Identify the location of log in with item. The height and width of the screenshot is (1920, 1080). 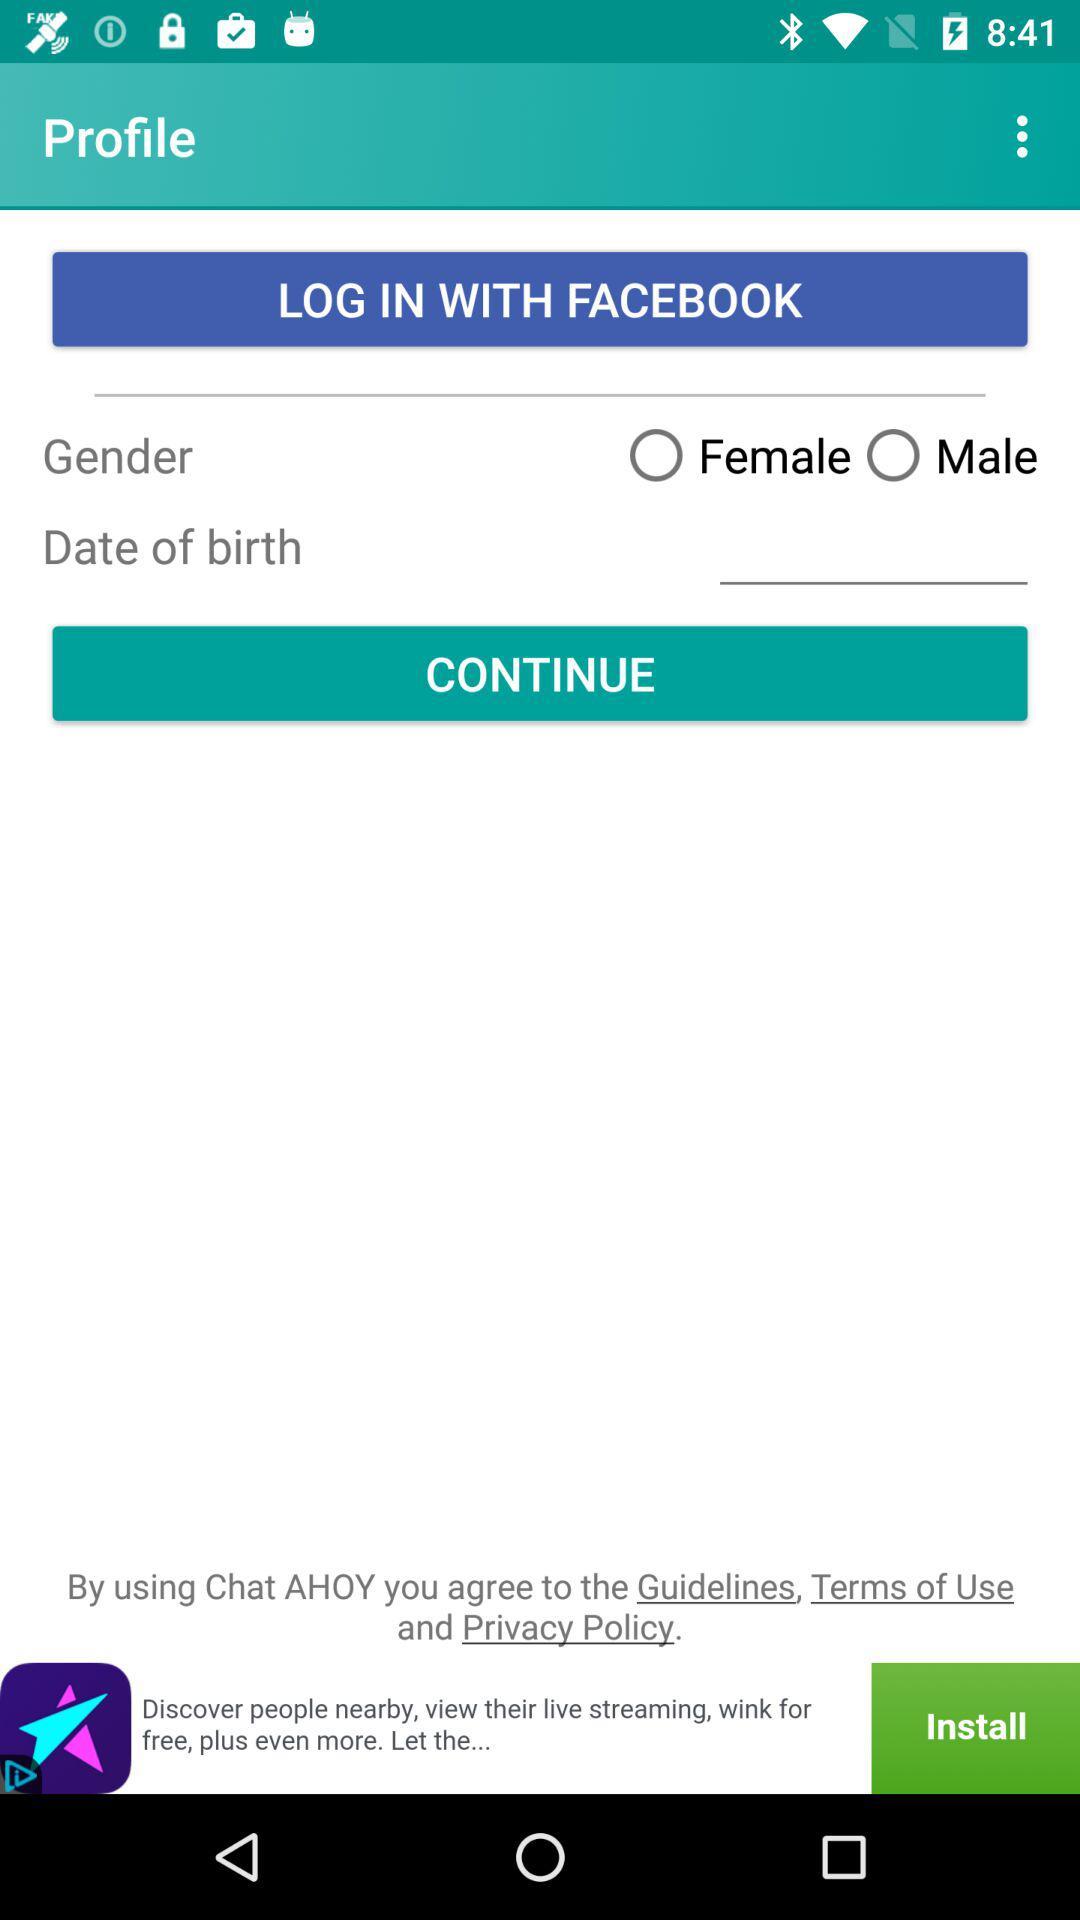
(540, 298).